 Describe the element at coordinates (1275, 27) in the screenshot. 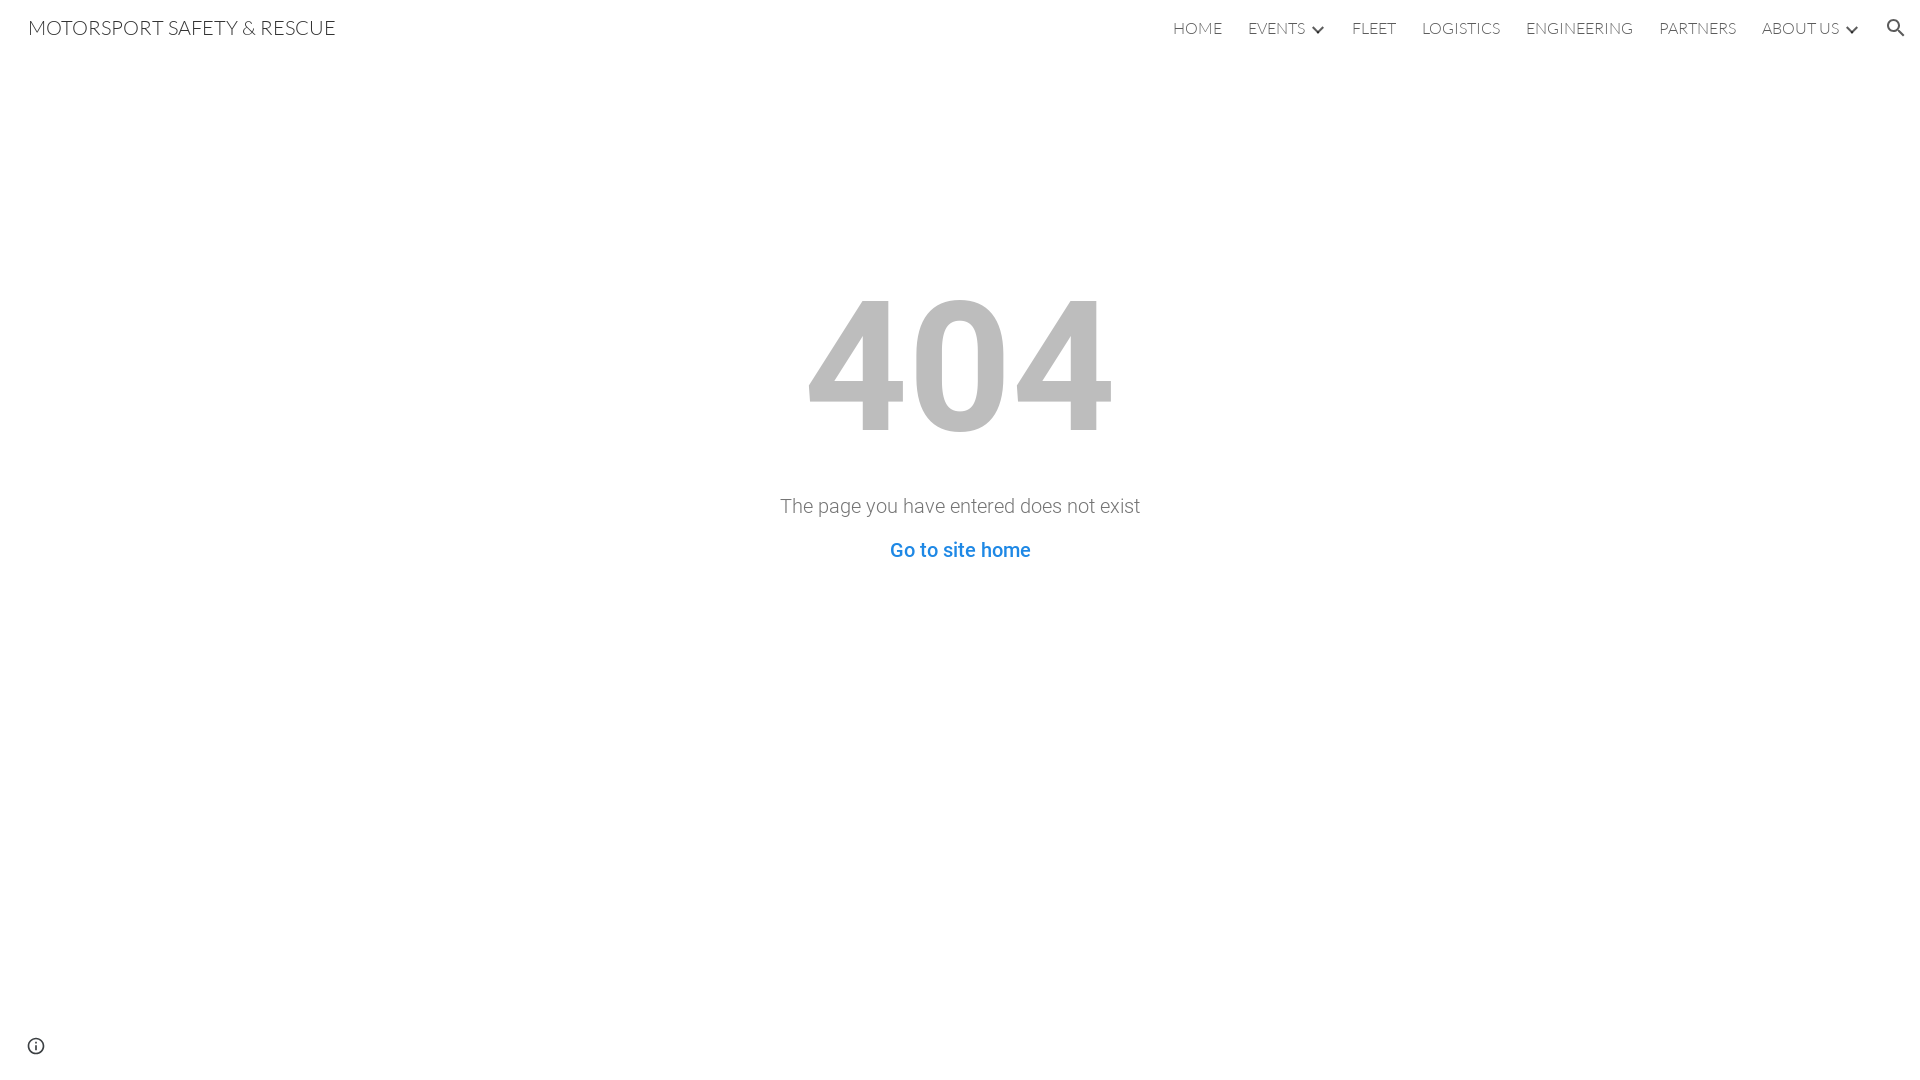

I see `'EVENTS'` at that location.